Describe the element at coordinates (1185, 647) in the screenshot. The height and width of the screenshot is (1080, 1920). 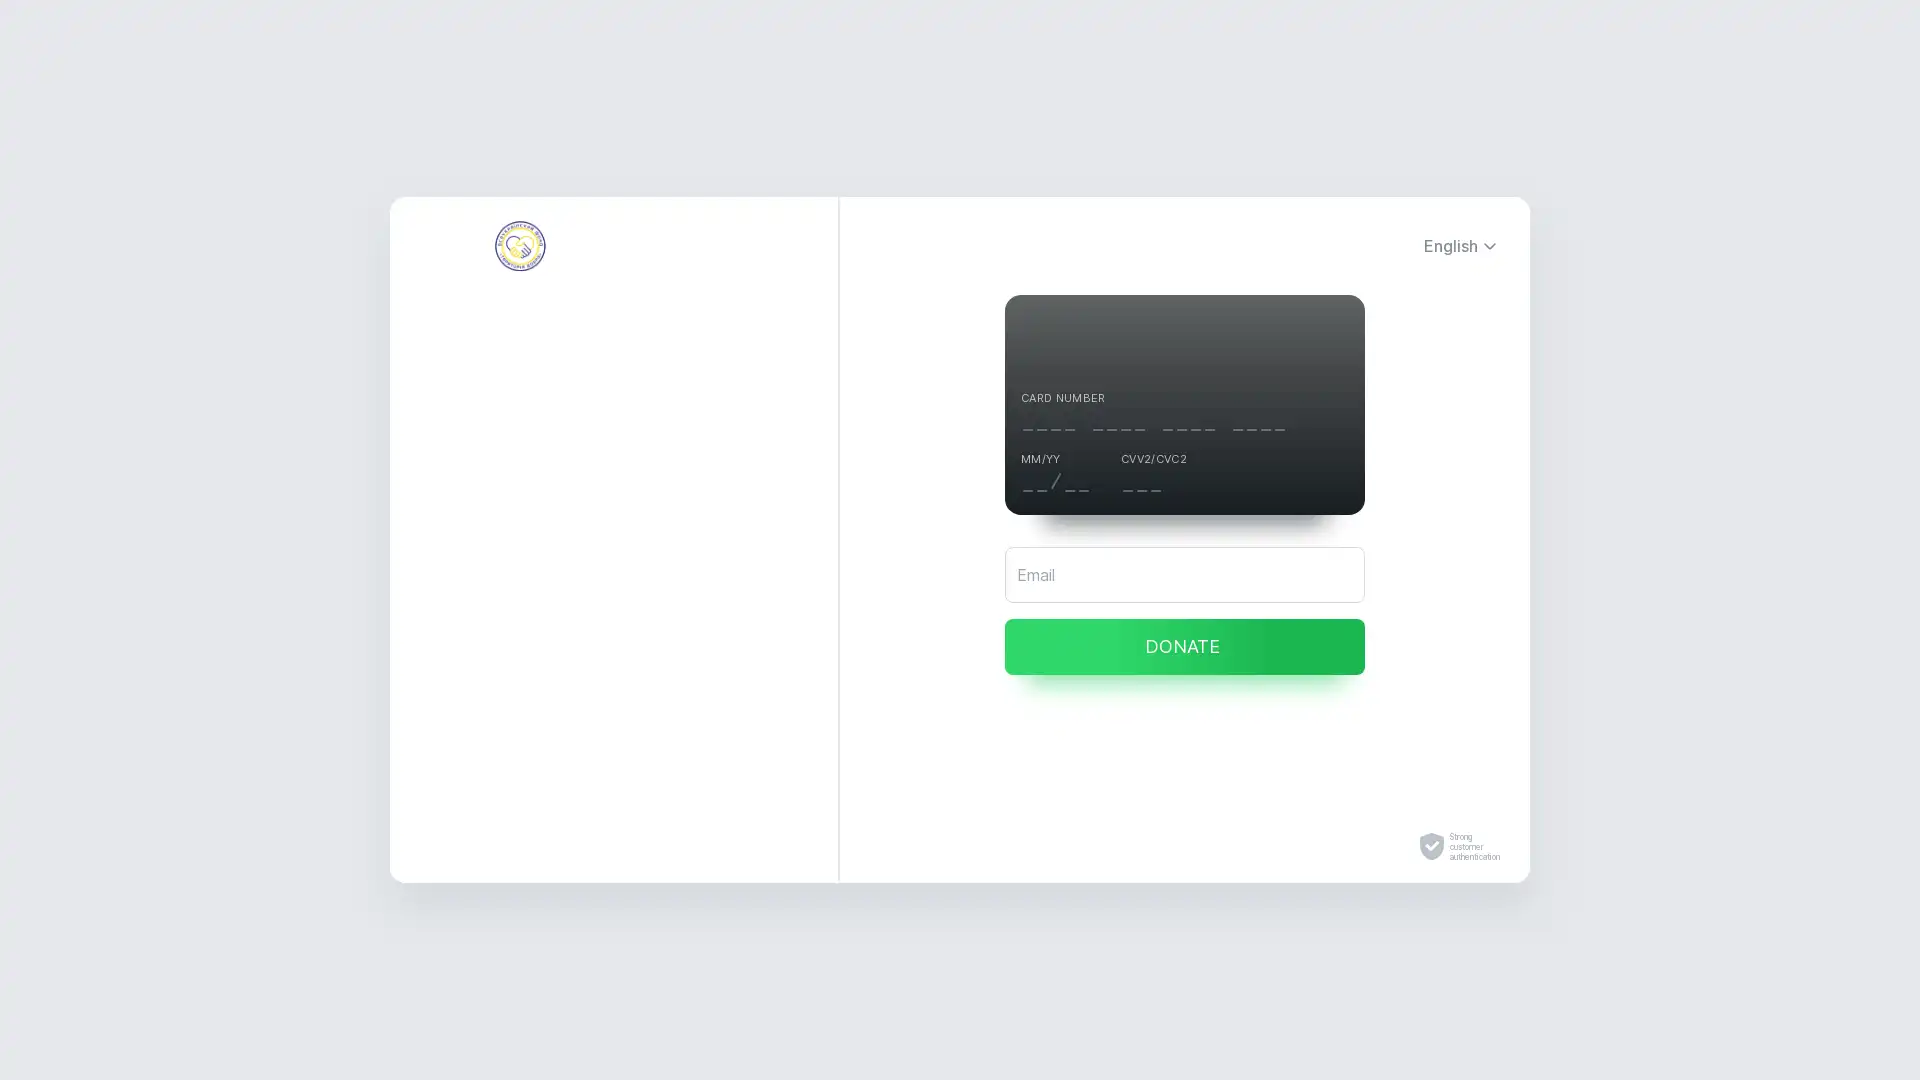
I see `DONATE` at that location.